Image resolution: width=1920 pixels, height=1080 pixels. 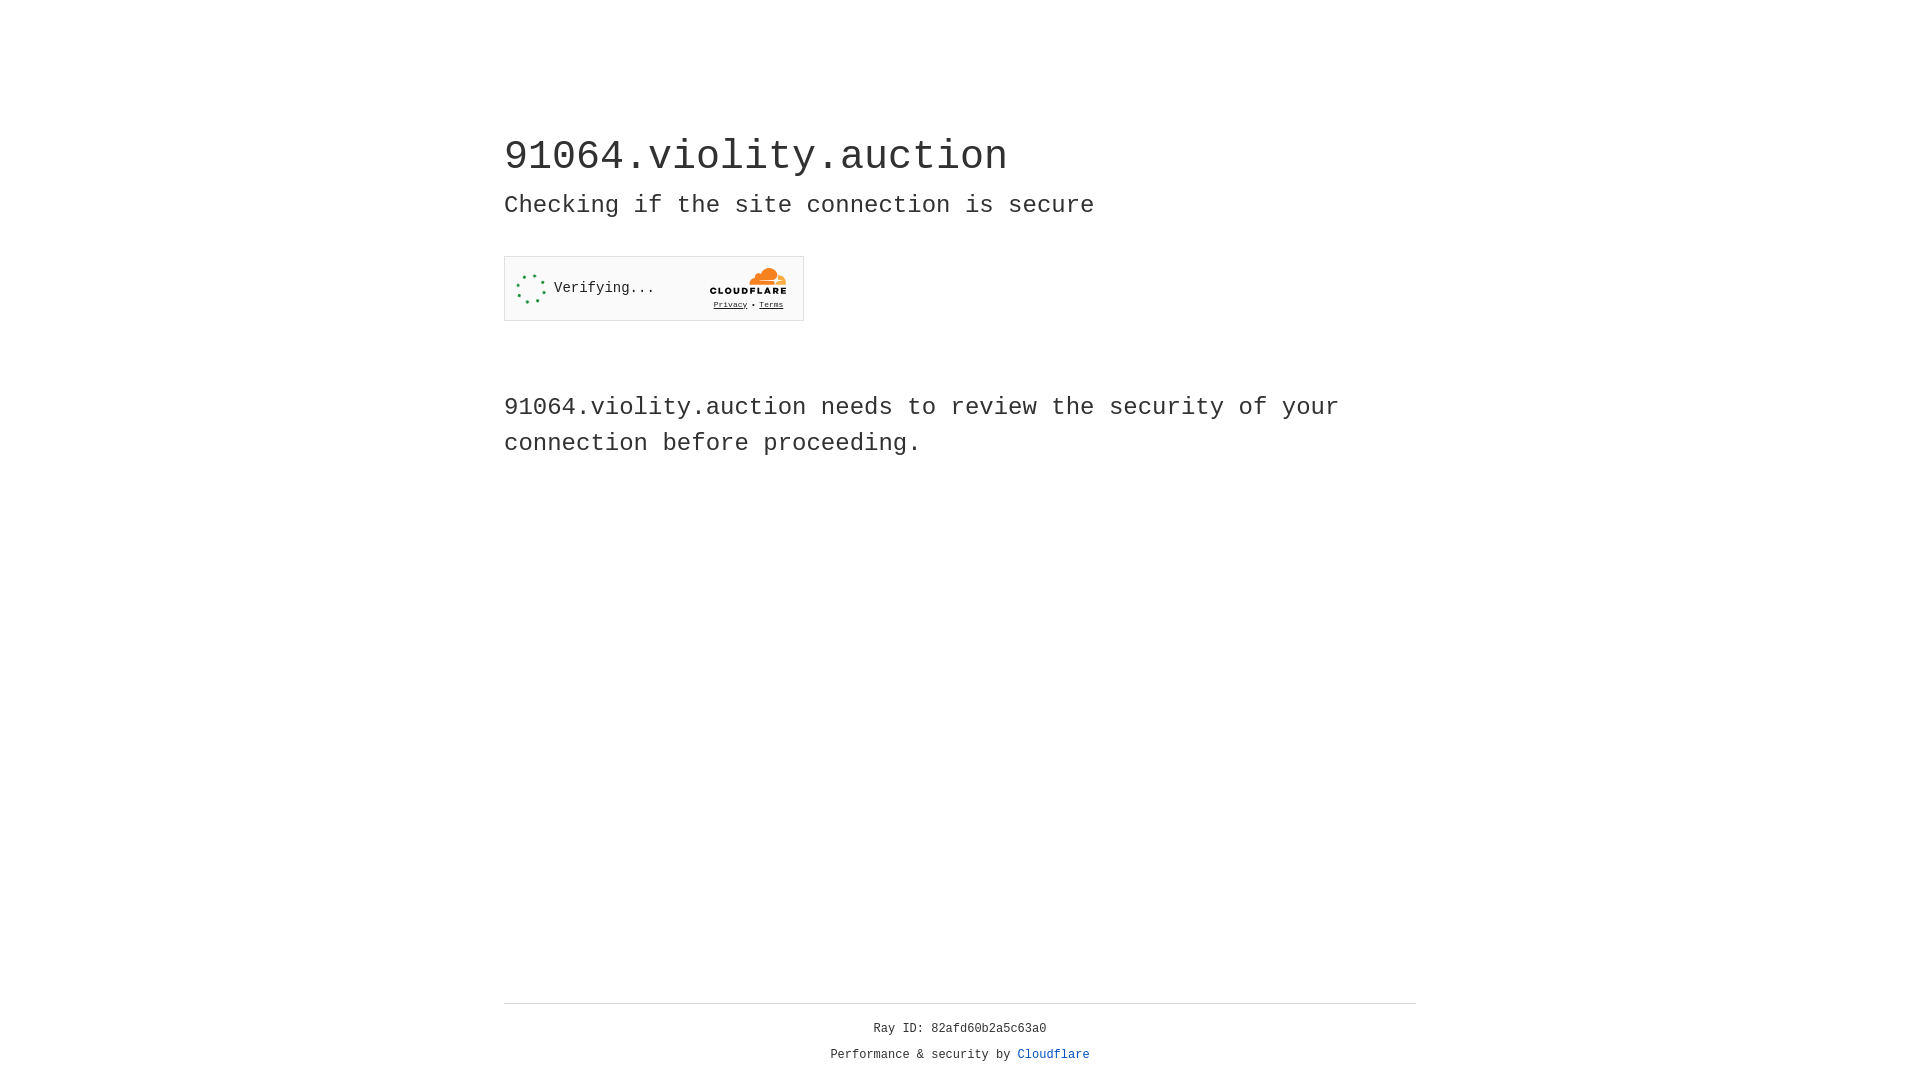 I want to click on 'Cloudflare', so click(x=1017, y=1054).